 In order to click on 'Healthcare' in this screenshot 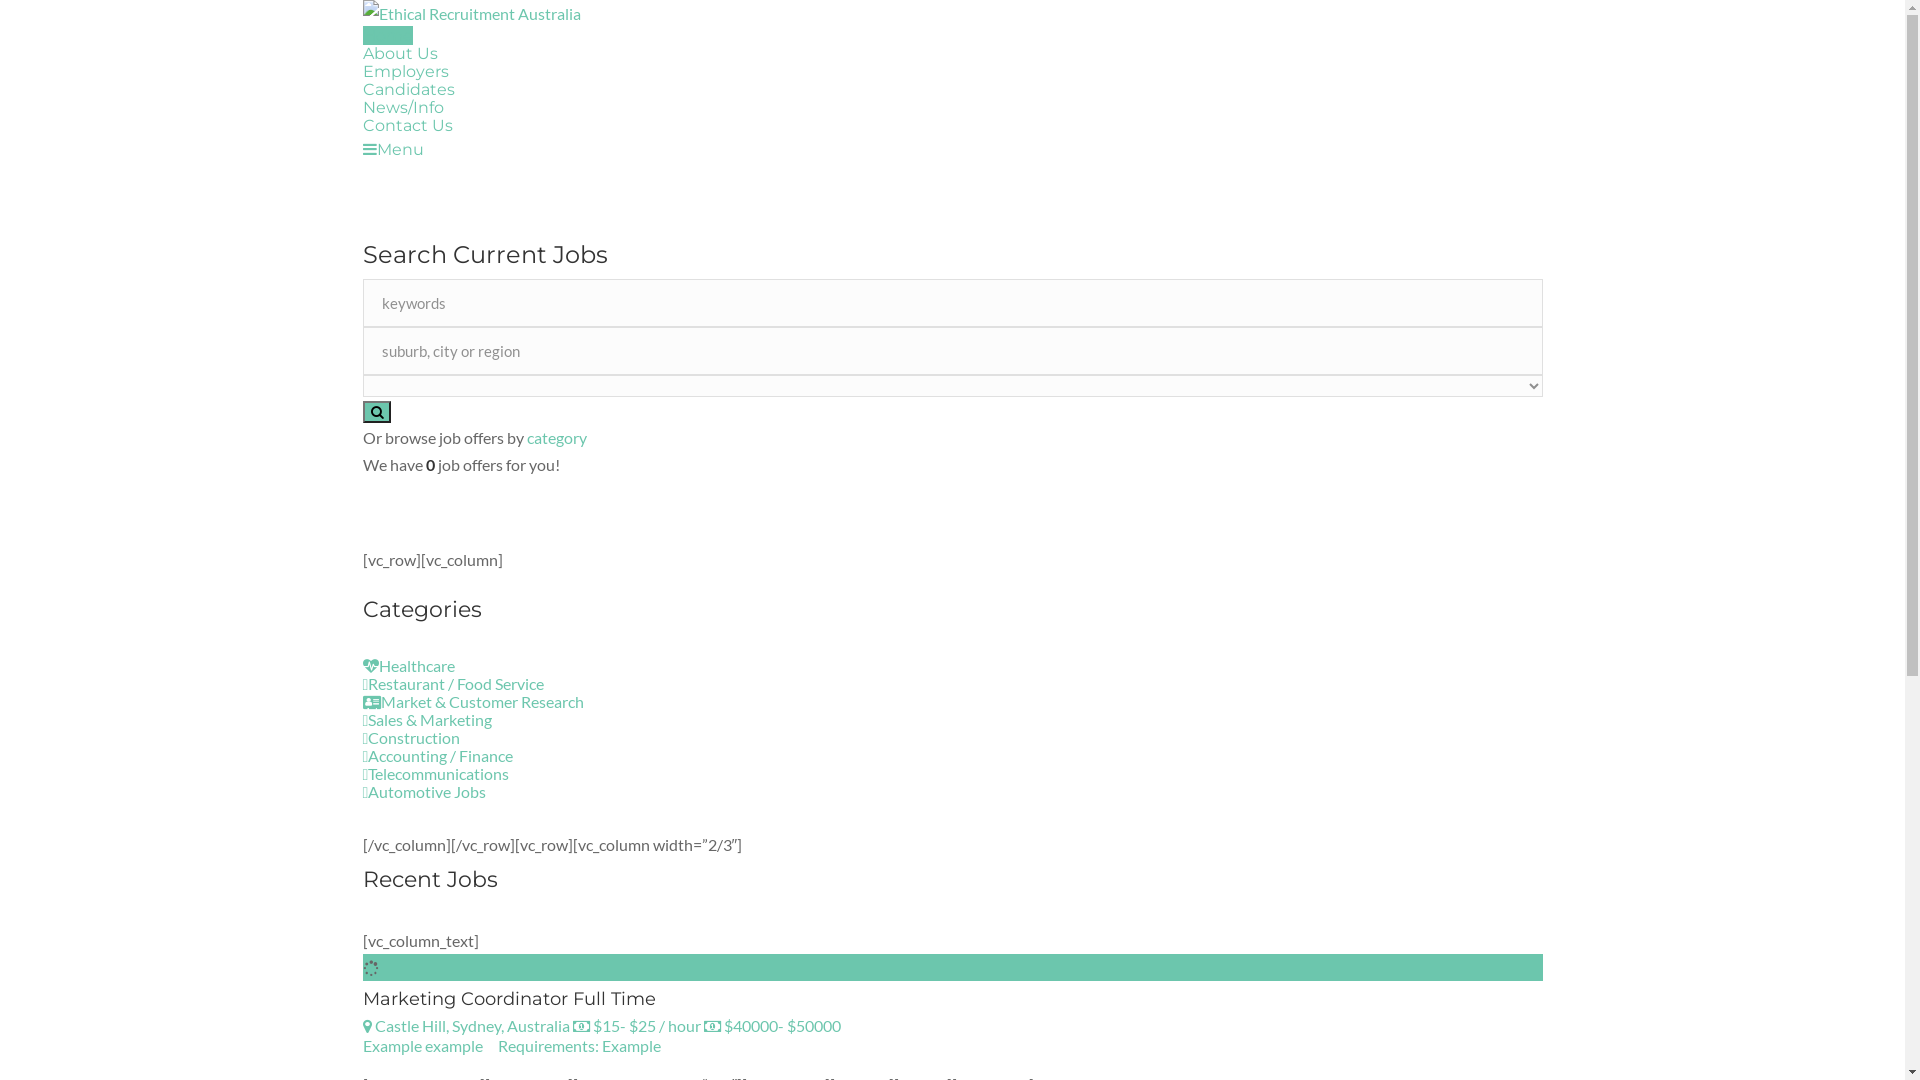, I will do `click(361, 665)`.